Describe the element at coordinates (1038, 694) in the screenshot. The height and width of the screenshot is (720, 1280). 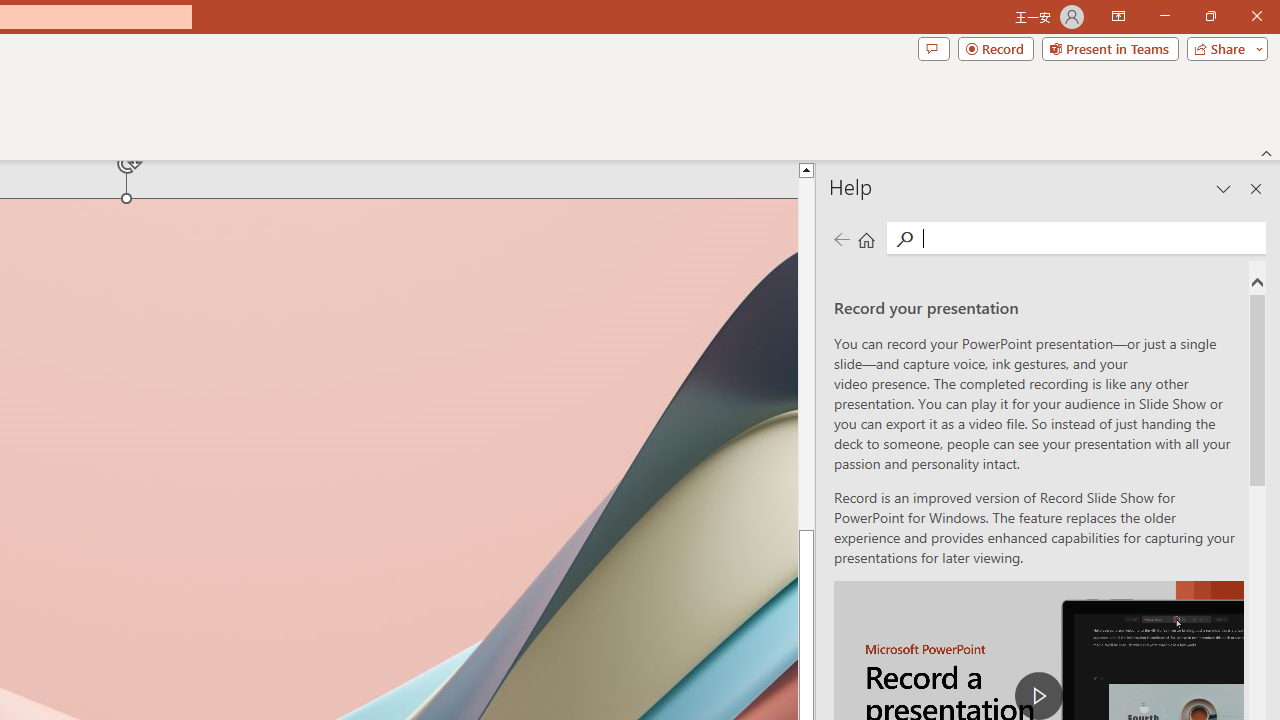
I see `'play Record a Presentation'` at that location.